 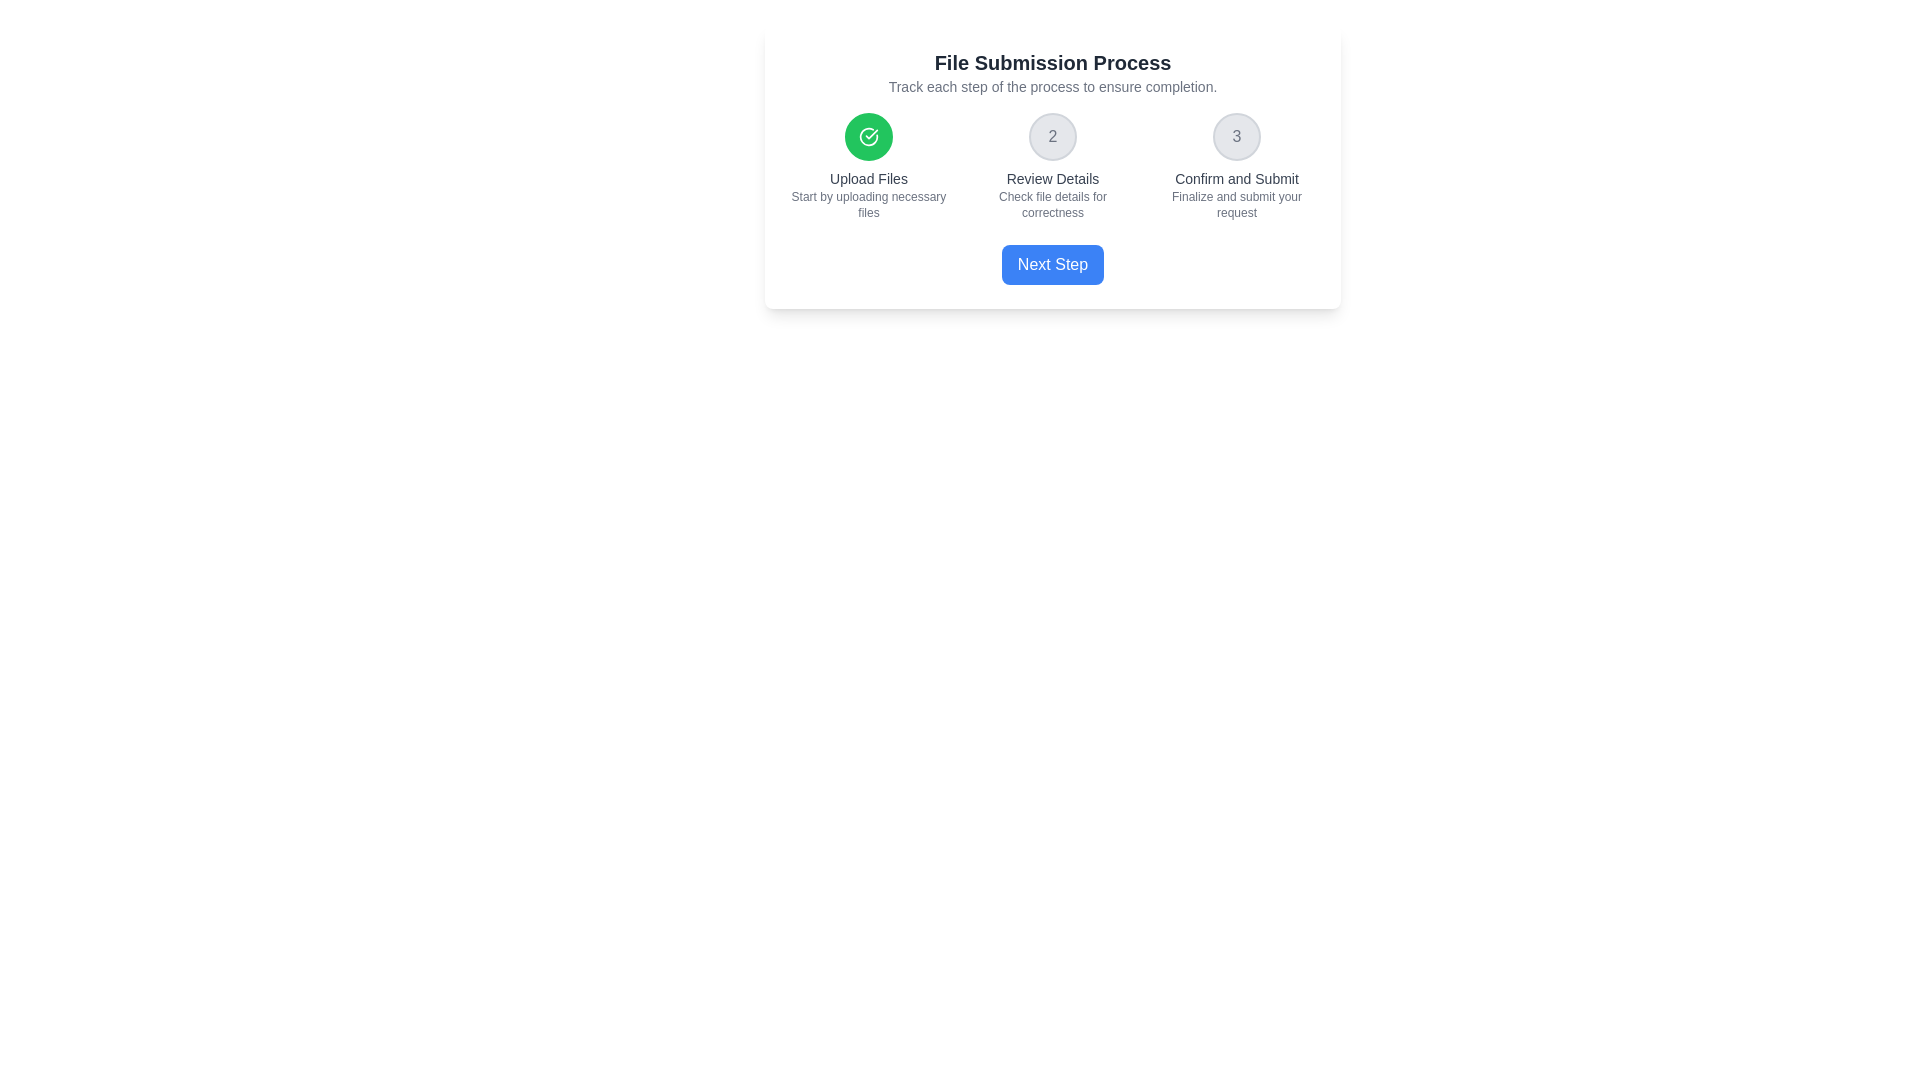 I want to click on the navigation button located at the bottom of the 'File Submission Process' card to change its background color, so click(x=1051, y=264).